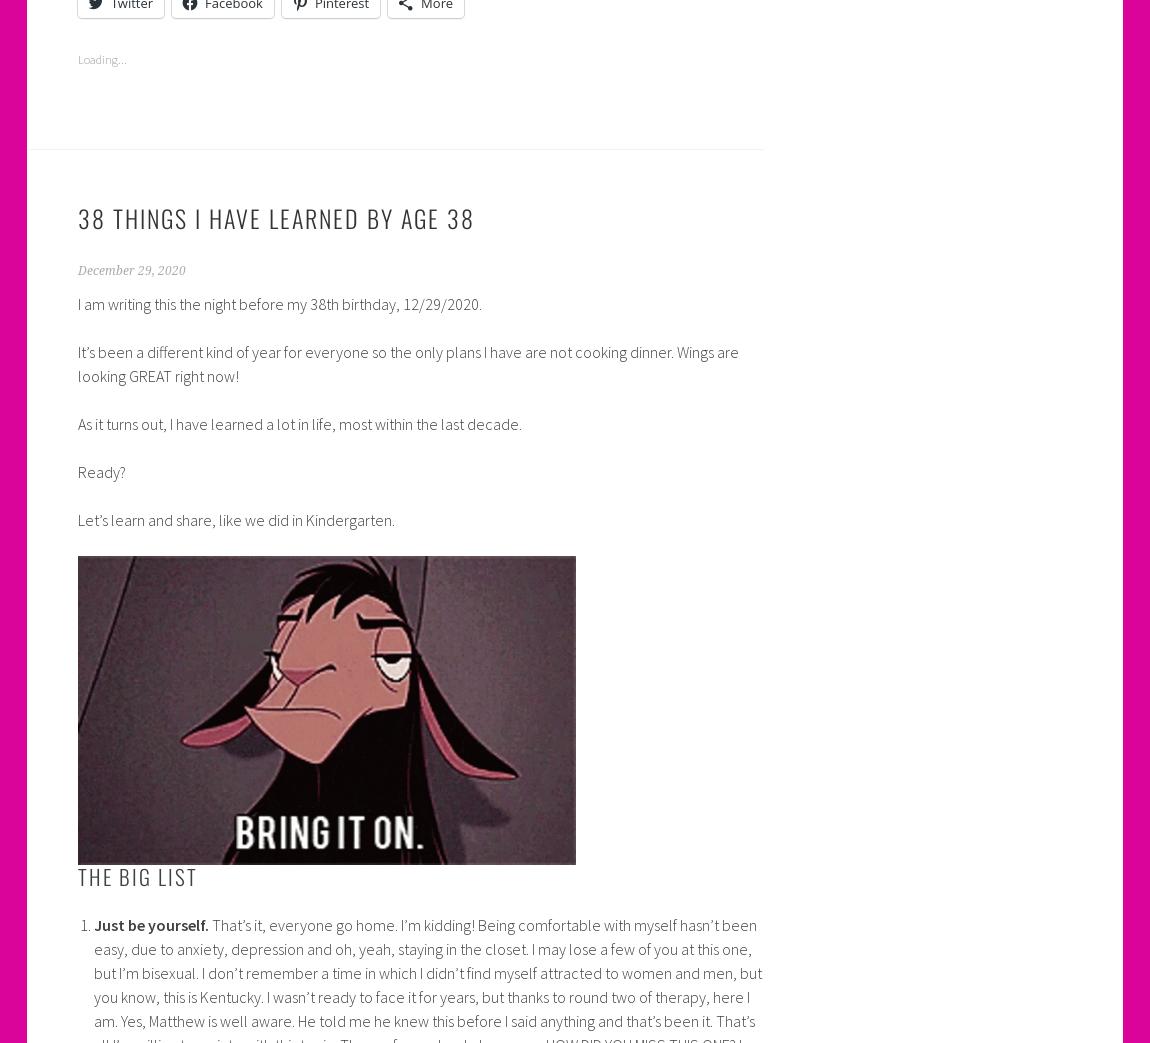  What do you see at coordinates (234, 519) in the screenshot?
I see `'Let’s learn and share, like we did in Kindergarten.'` at bounding box center [234, 519].